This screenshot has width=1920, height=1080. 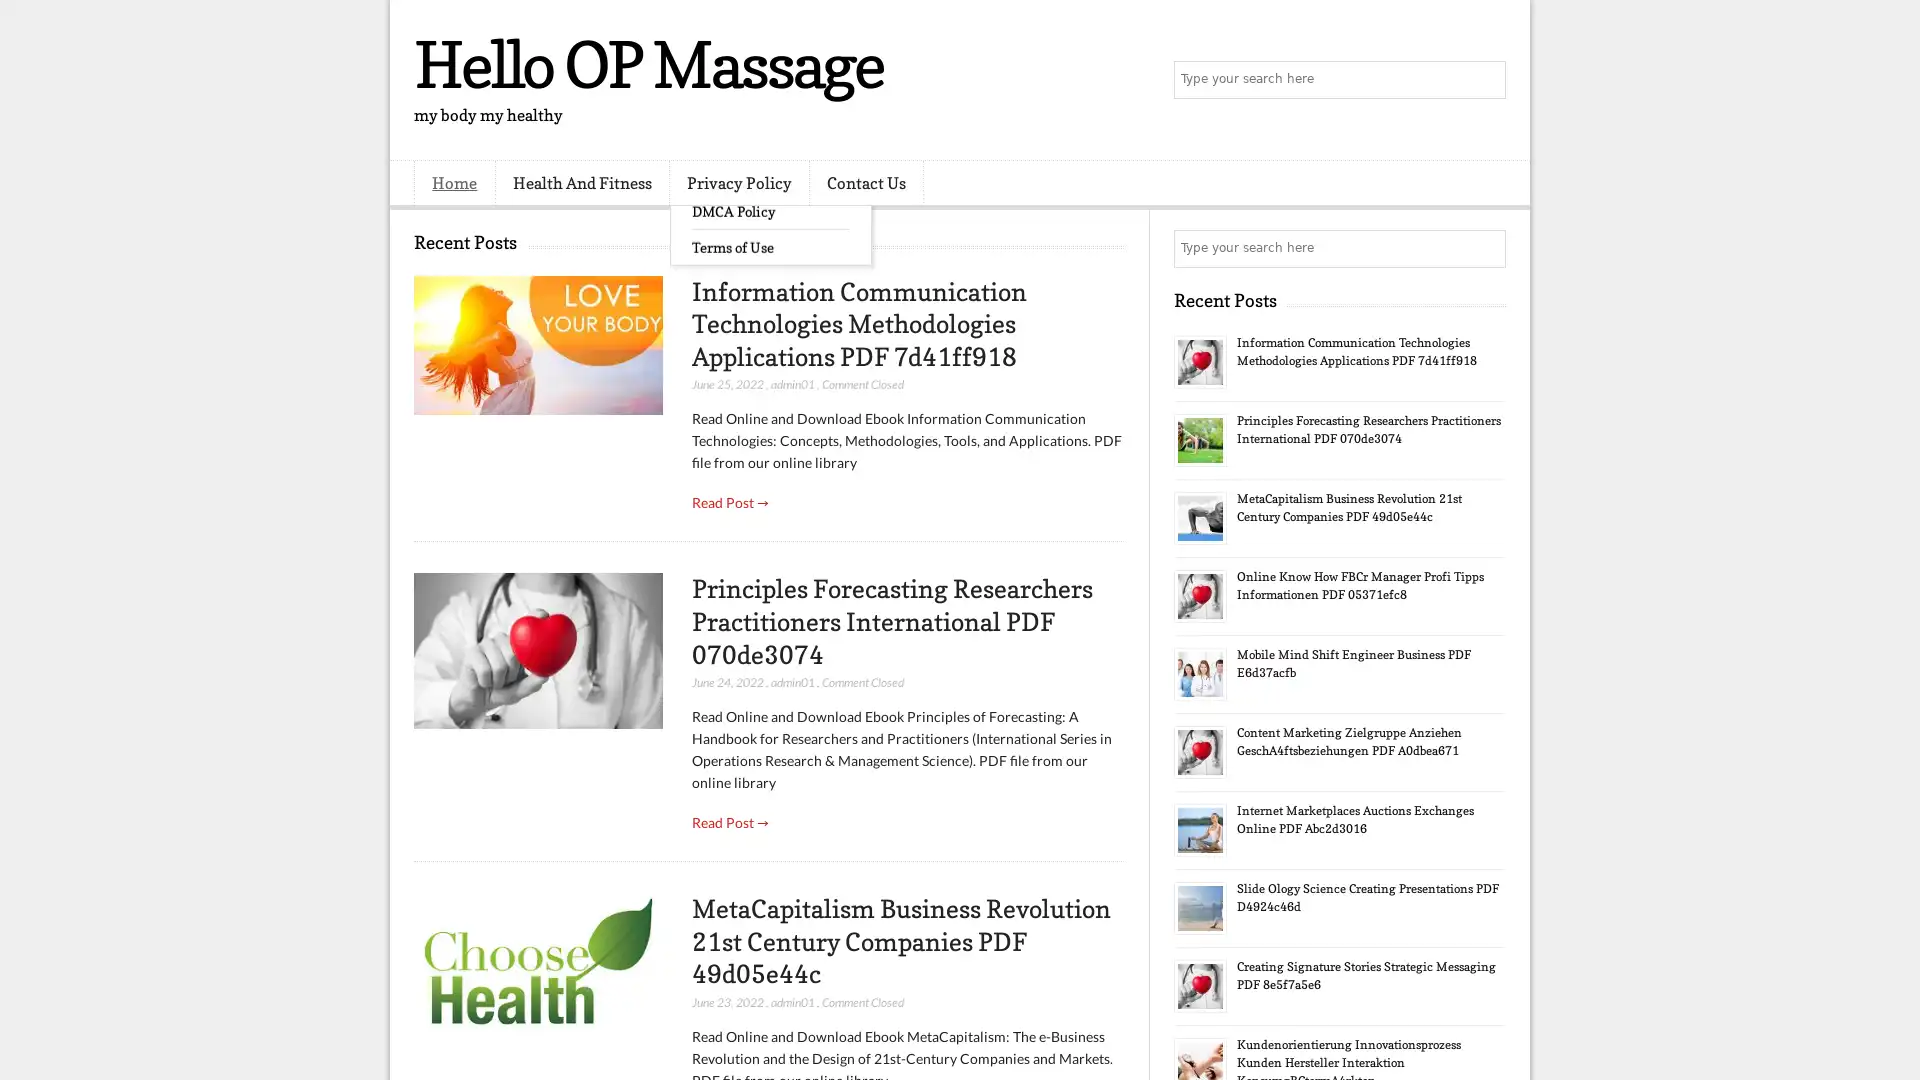 I want to click on Search, so click(x=1485, y=80).